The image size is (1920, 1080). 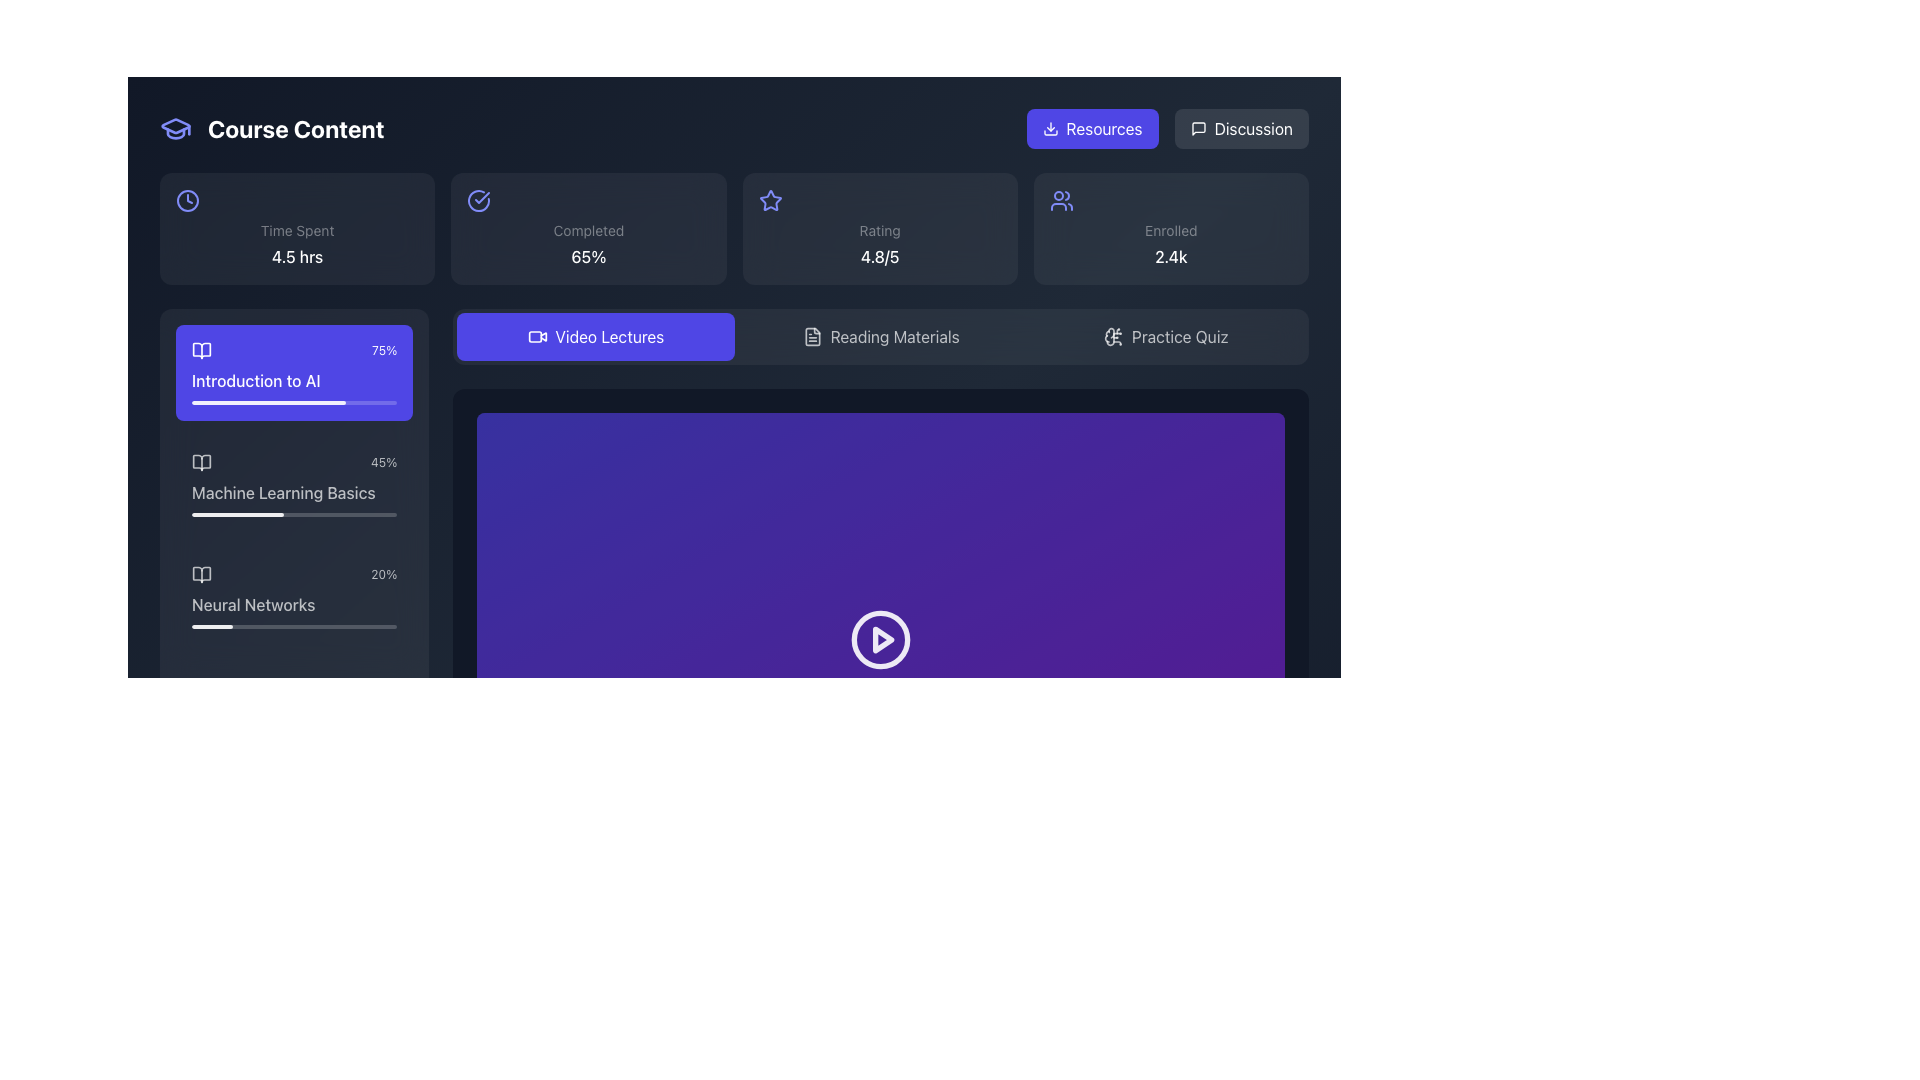 I want to click on the Text Label that indicates the numerical rating of '4.8/5', located below the star icon in the rating section of the dashboard interface, so click(x=880, y=230).